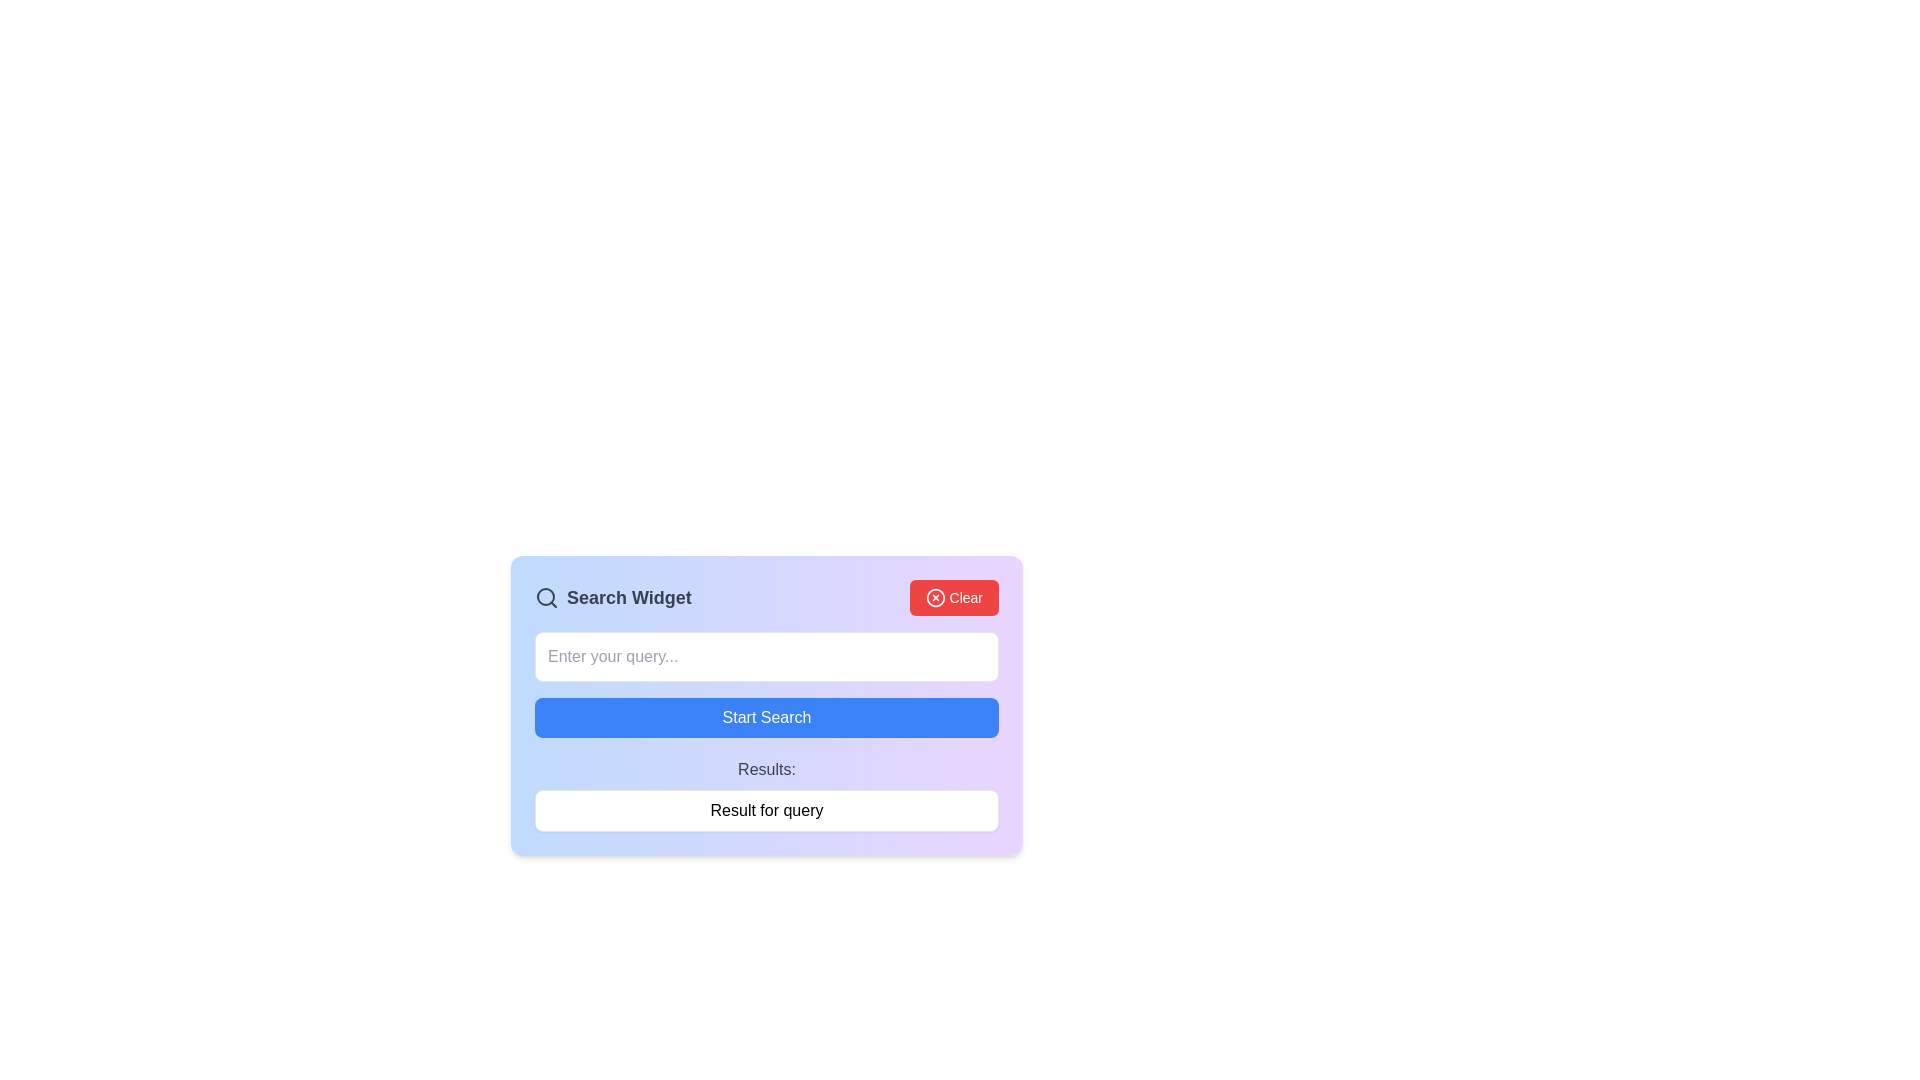 The width and height of the screenshot is (1920, 1080). What do you see at coordinates (766, 769) in the screenshot?
I see `the static text label that reads 'Results:', which is positioned below the 'Start Search' button and above the result summary area` at bounding box center [766, 769].